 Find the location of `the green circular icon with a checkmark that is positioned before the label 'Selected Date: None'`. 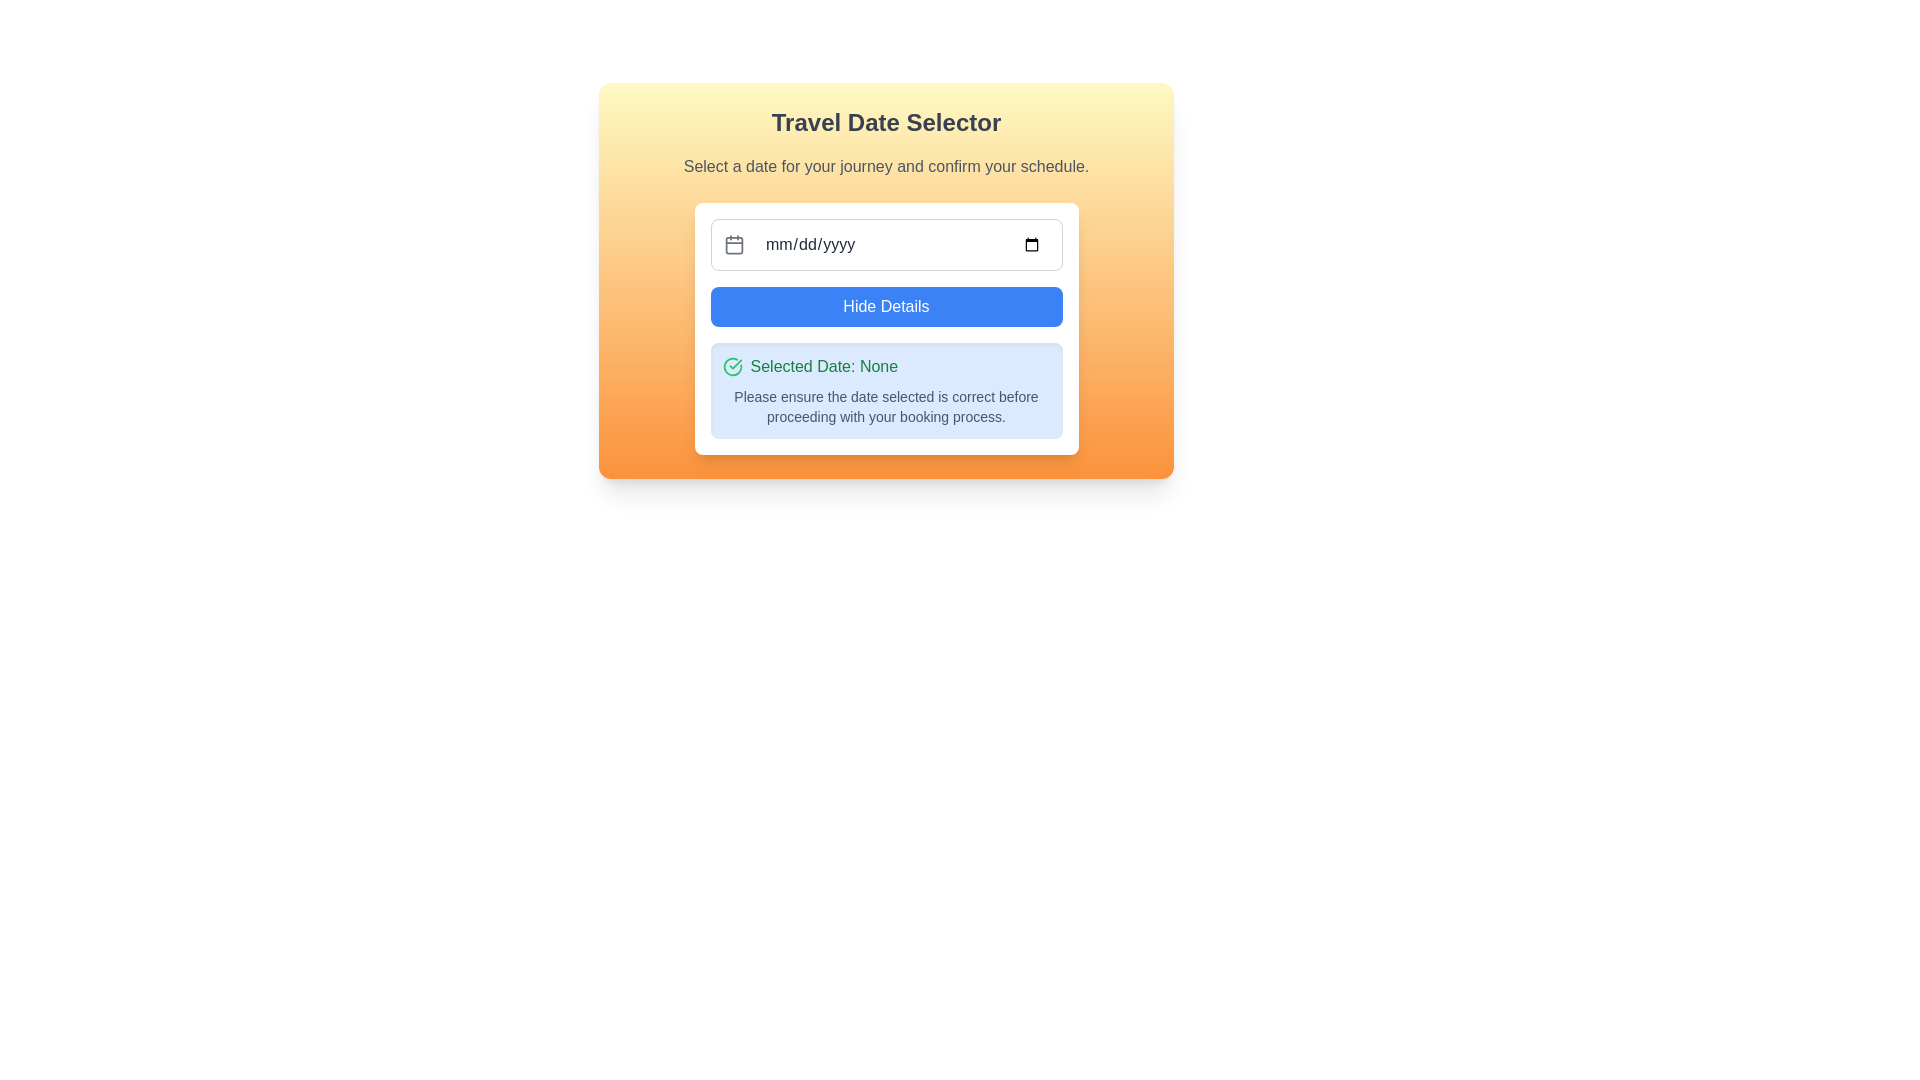

the green circular icon with a checkmark that is positioned before the label 'Selected Date: None' is located at coordinates (731, 366).